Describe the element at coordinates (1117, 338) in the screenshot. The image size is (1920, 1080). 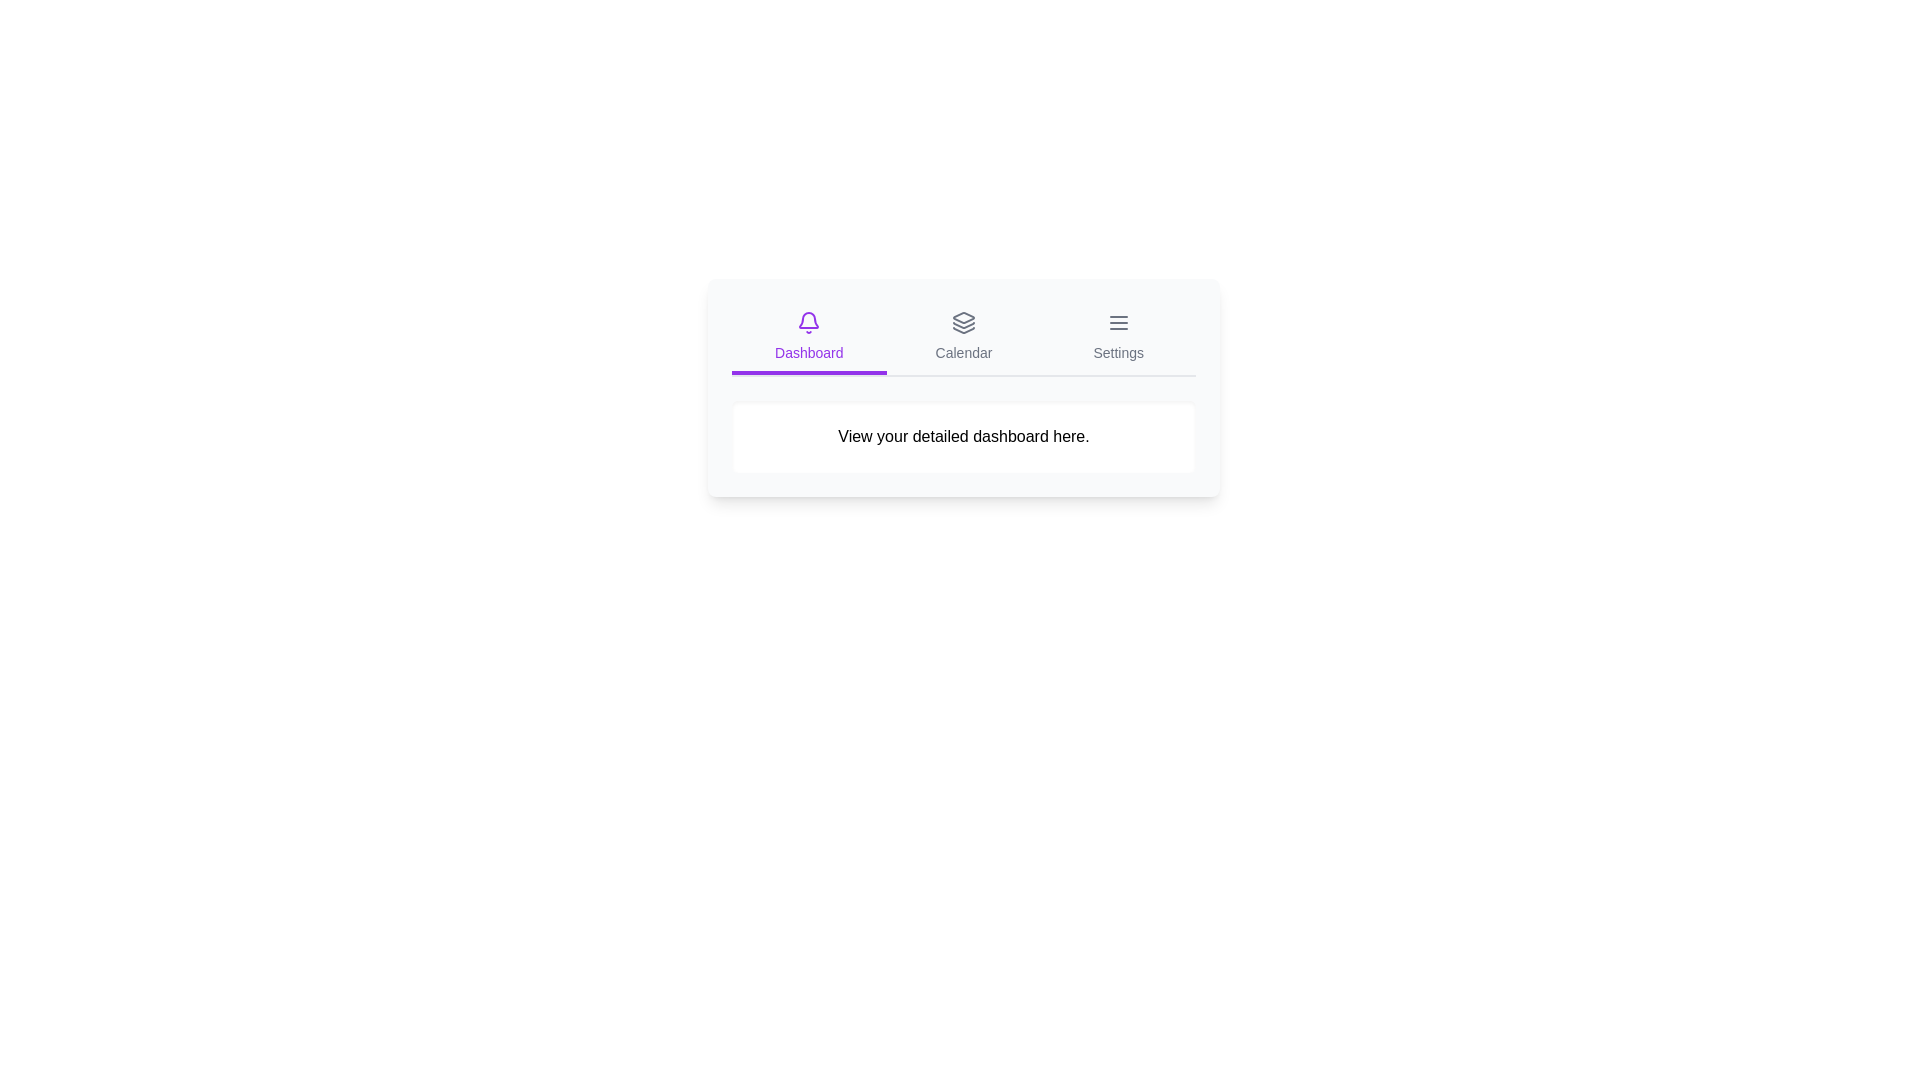
I see `the Settings tab by clicking on its label or icon` at that location.